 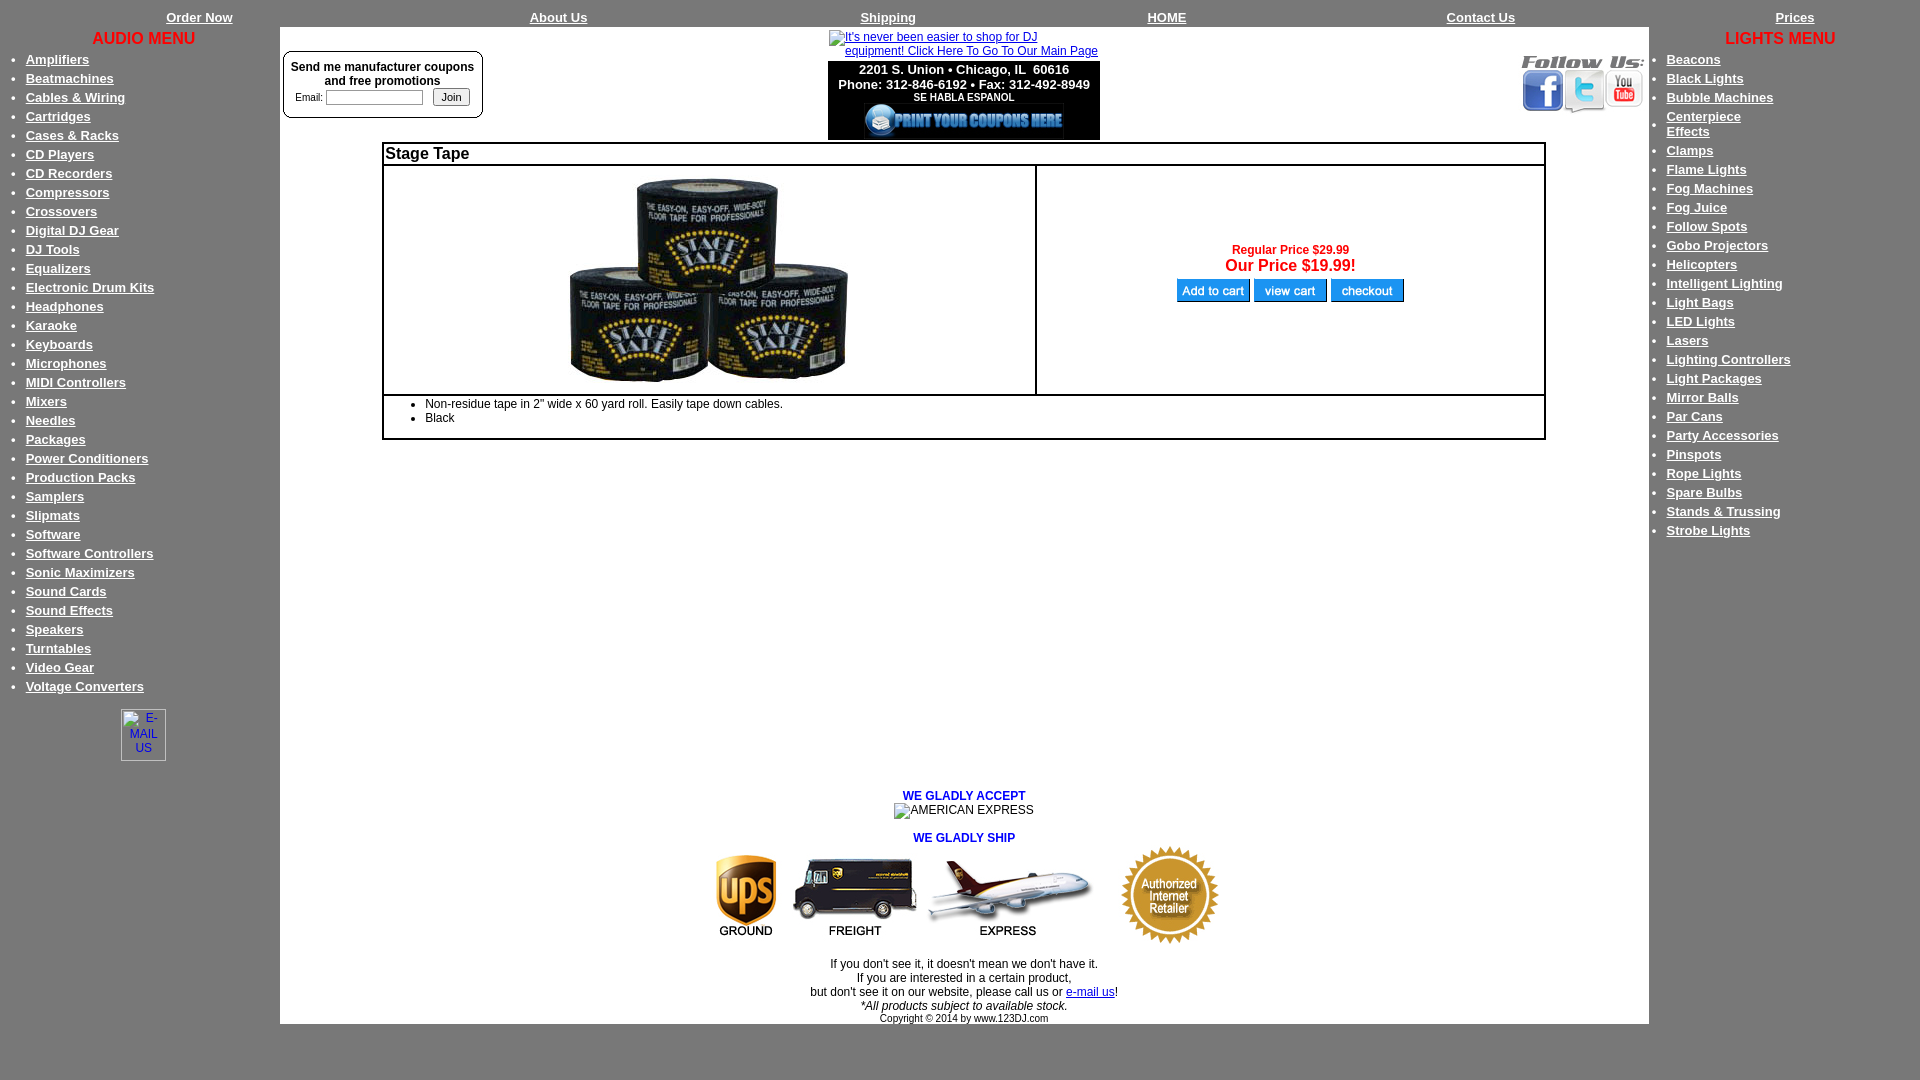 I want to click on 'HOME', so click(x=1166, y=17).